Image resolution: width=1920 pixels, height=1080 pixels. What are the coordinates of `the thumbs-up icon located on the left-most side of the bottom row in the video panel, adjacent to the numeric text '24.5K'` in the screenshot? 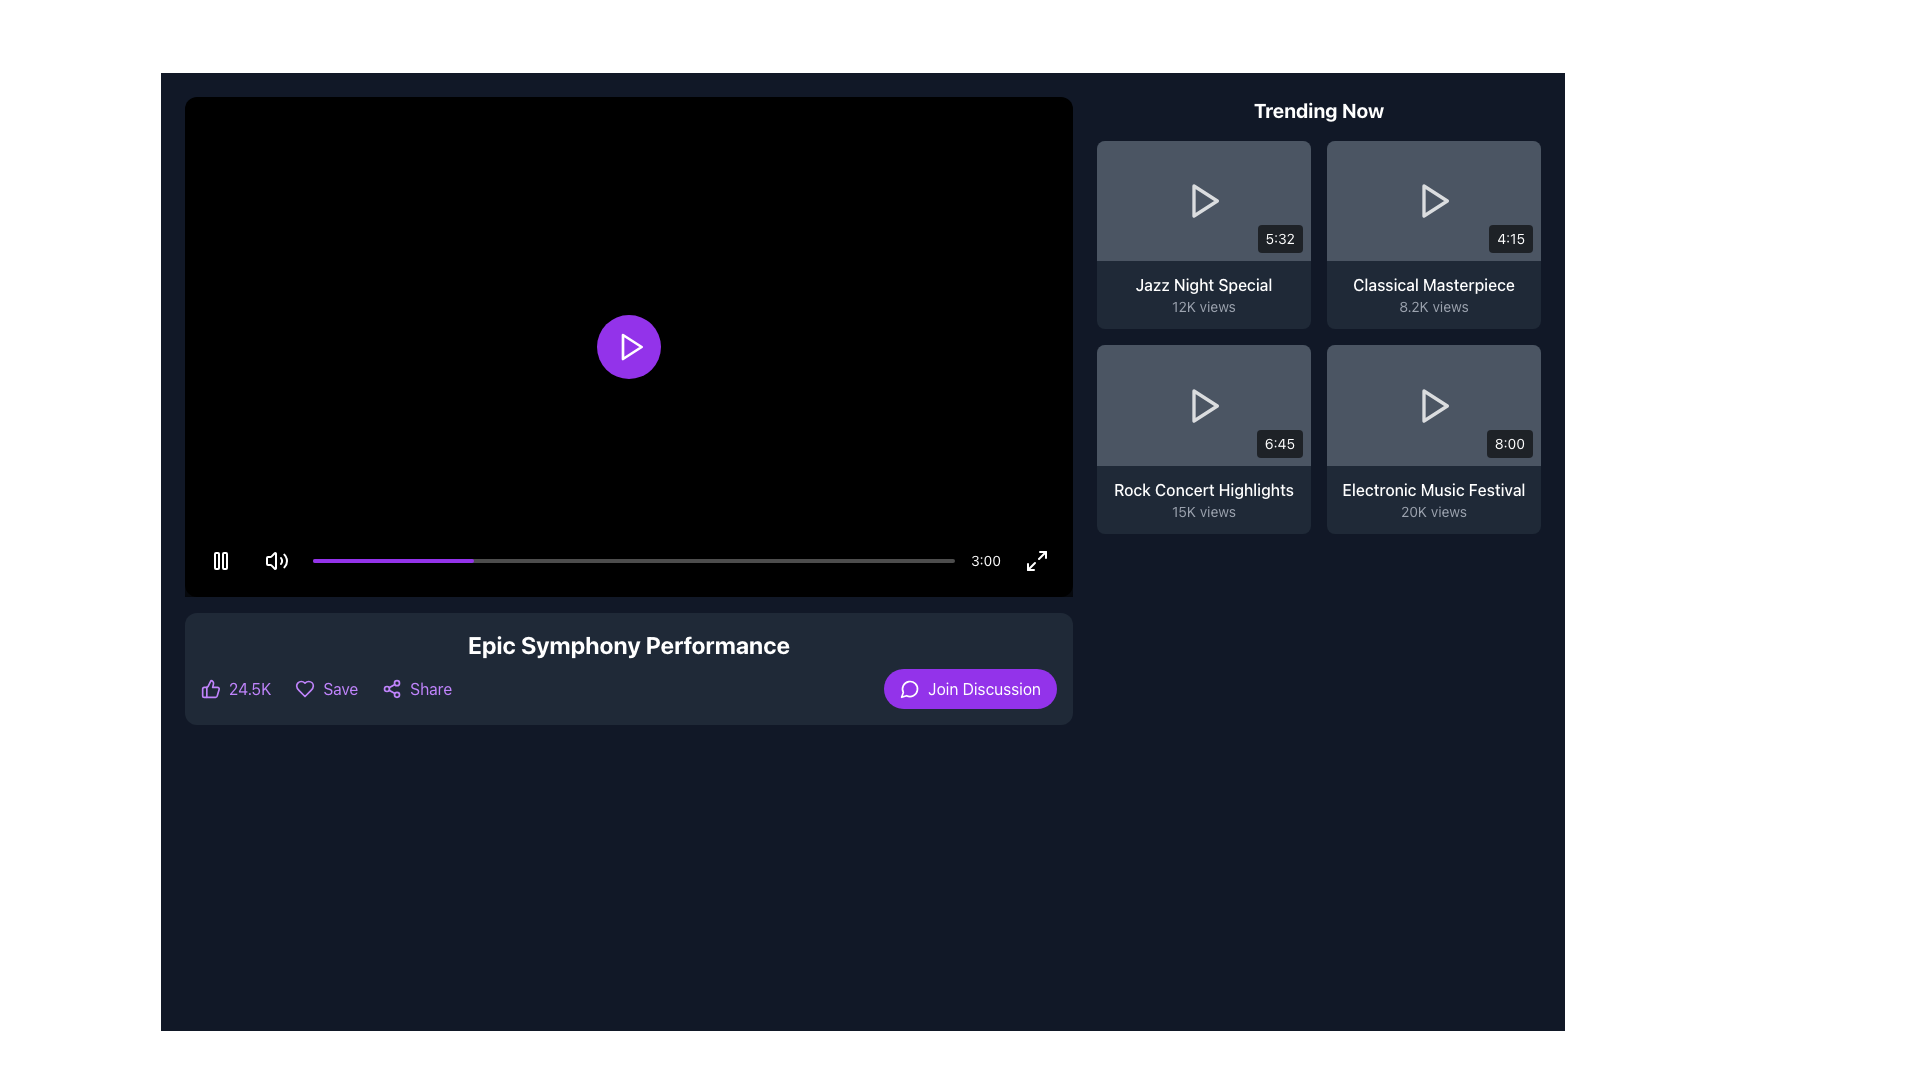 It's located at (211, 687).